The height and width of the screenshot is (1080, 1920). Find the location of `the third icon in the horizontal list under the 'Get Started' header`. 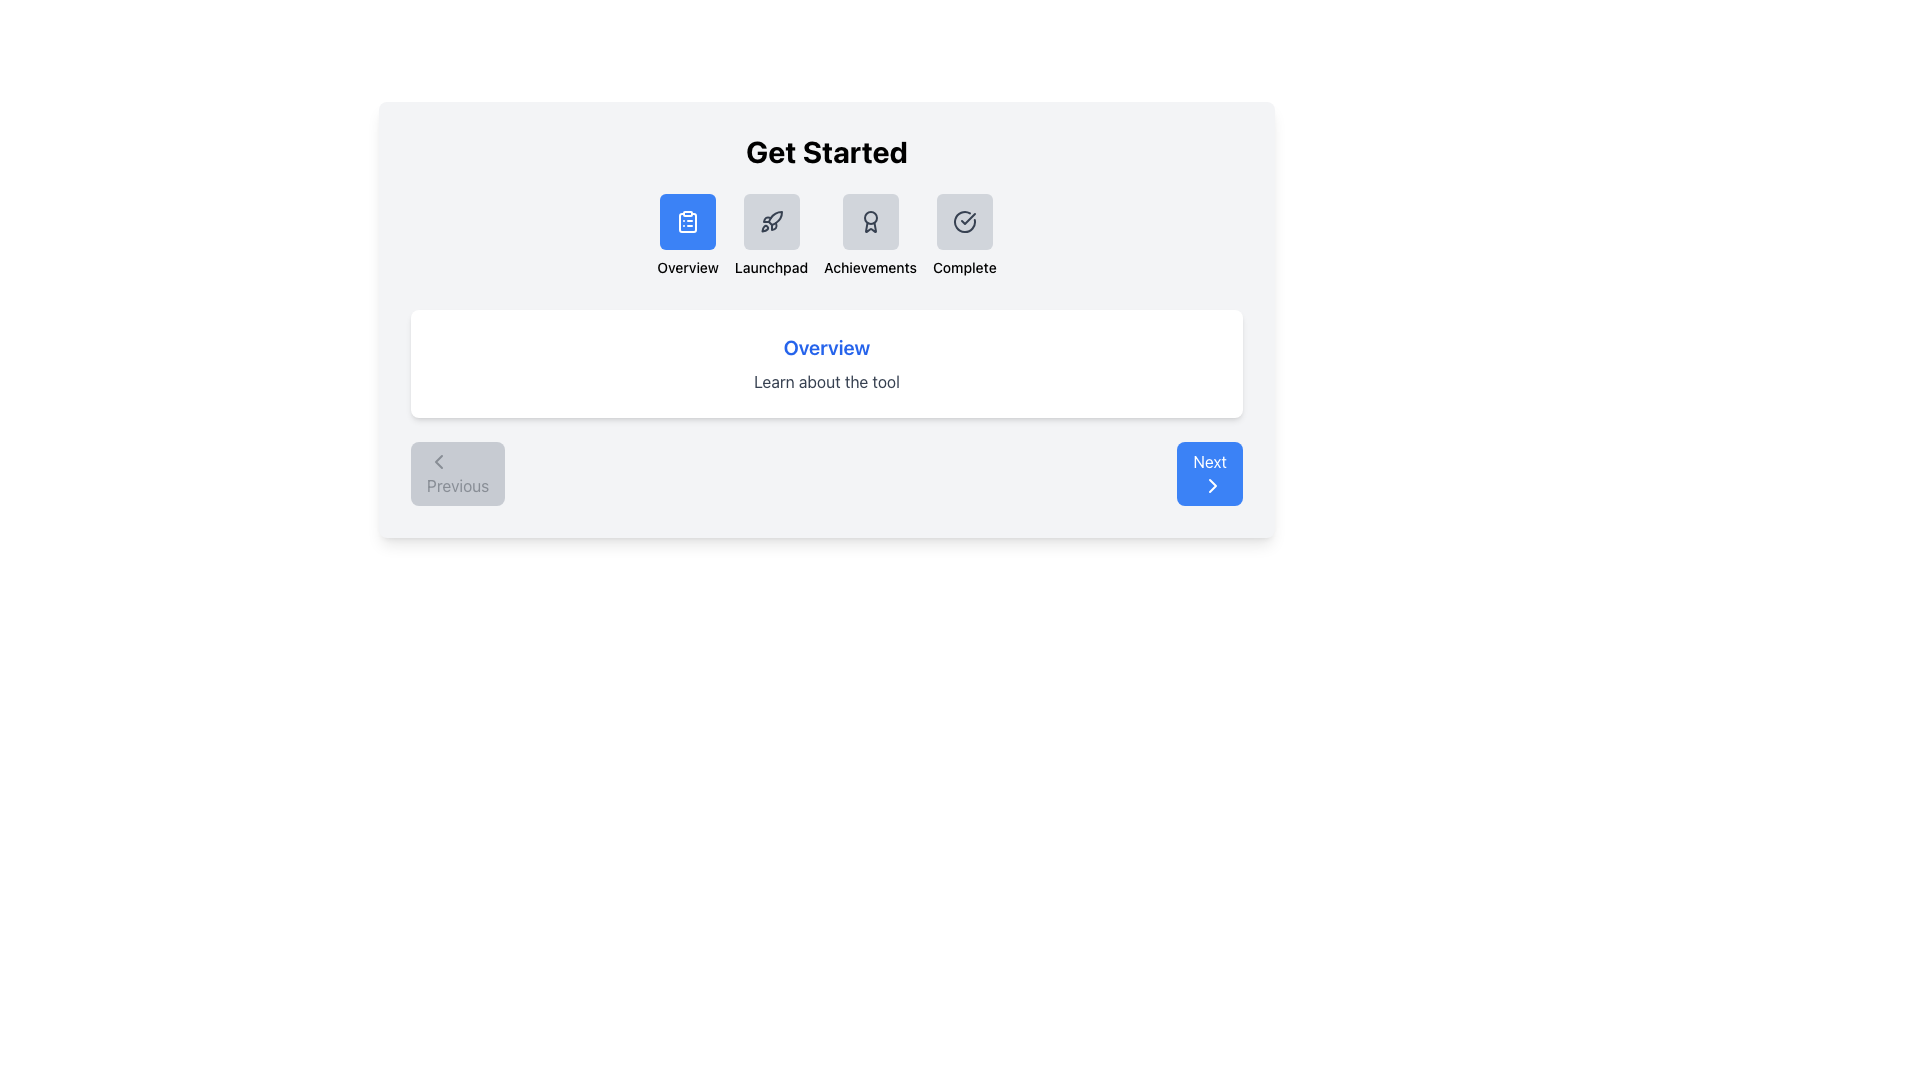

the third icon in the horizontal list under the 'Get Started' header is located at coordinates (870, 222).